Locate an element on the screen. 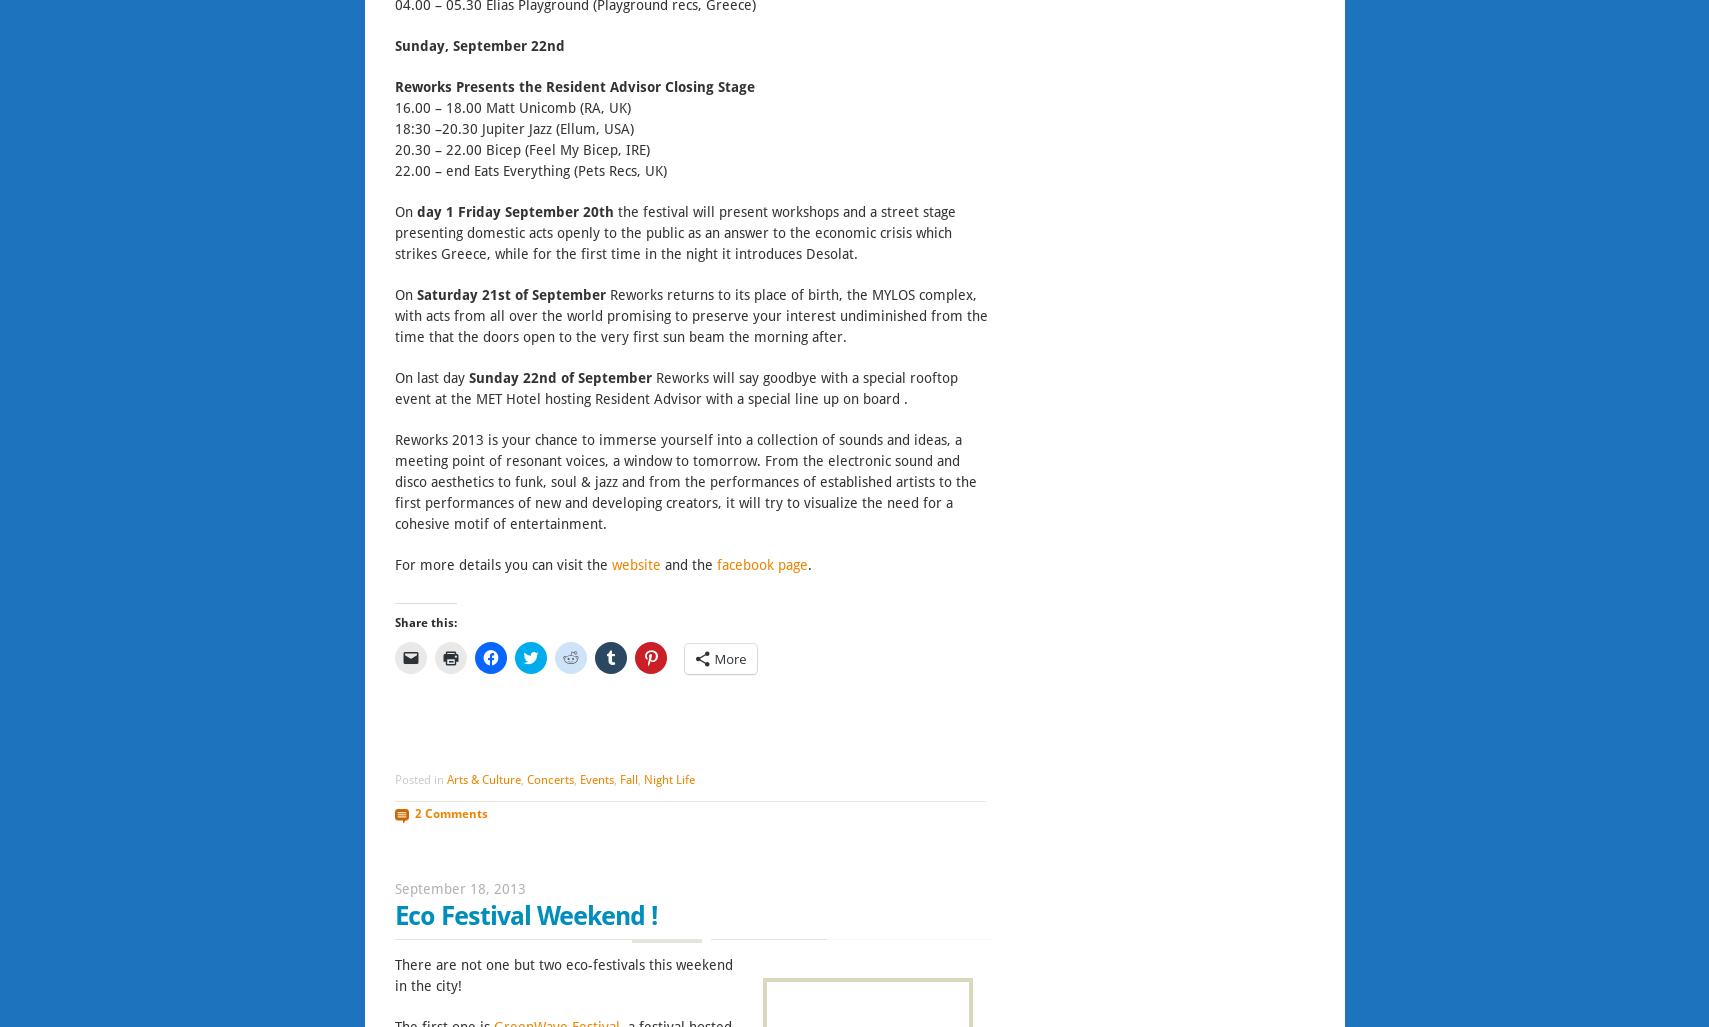  '20.30 – 22.00 Bicep (Feel My Bicep, IRE)' is located at coordinates (520, 149).